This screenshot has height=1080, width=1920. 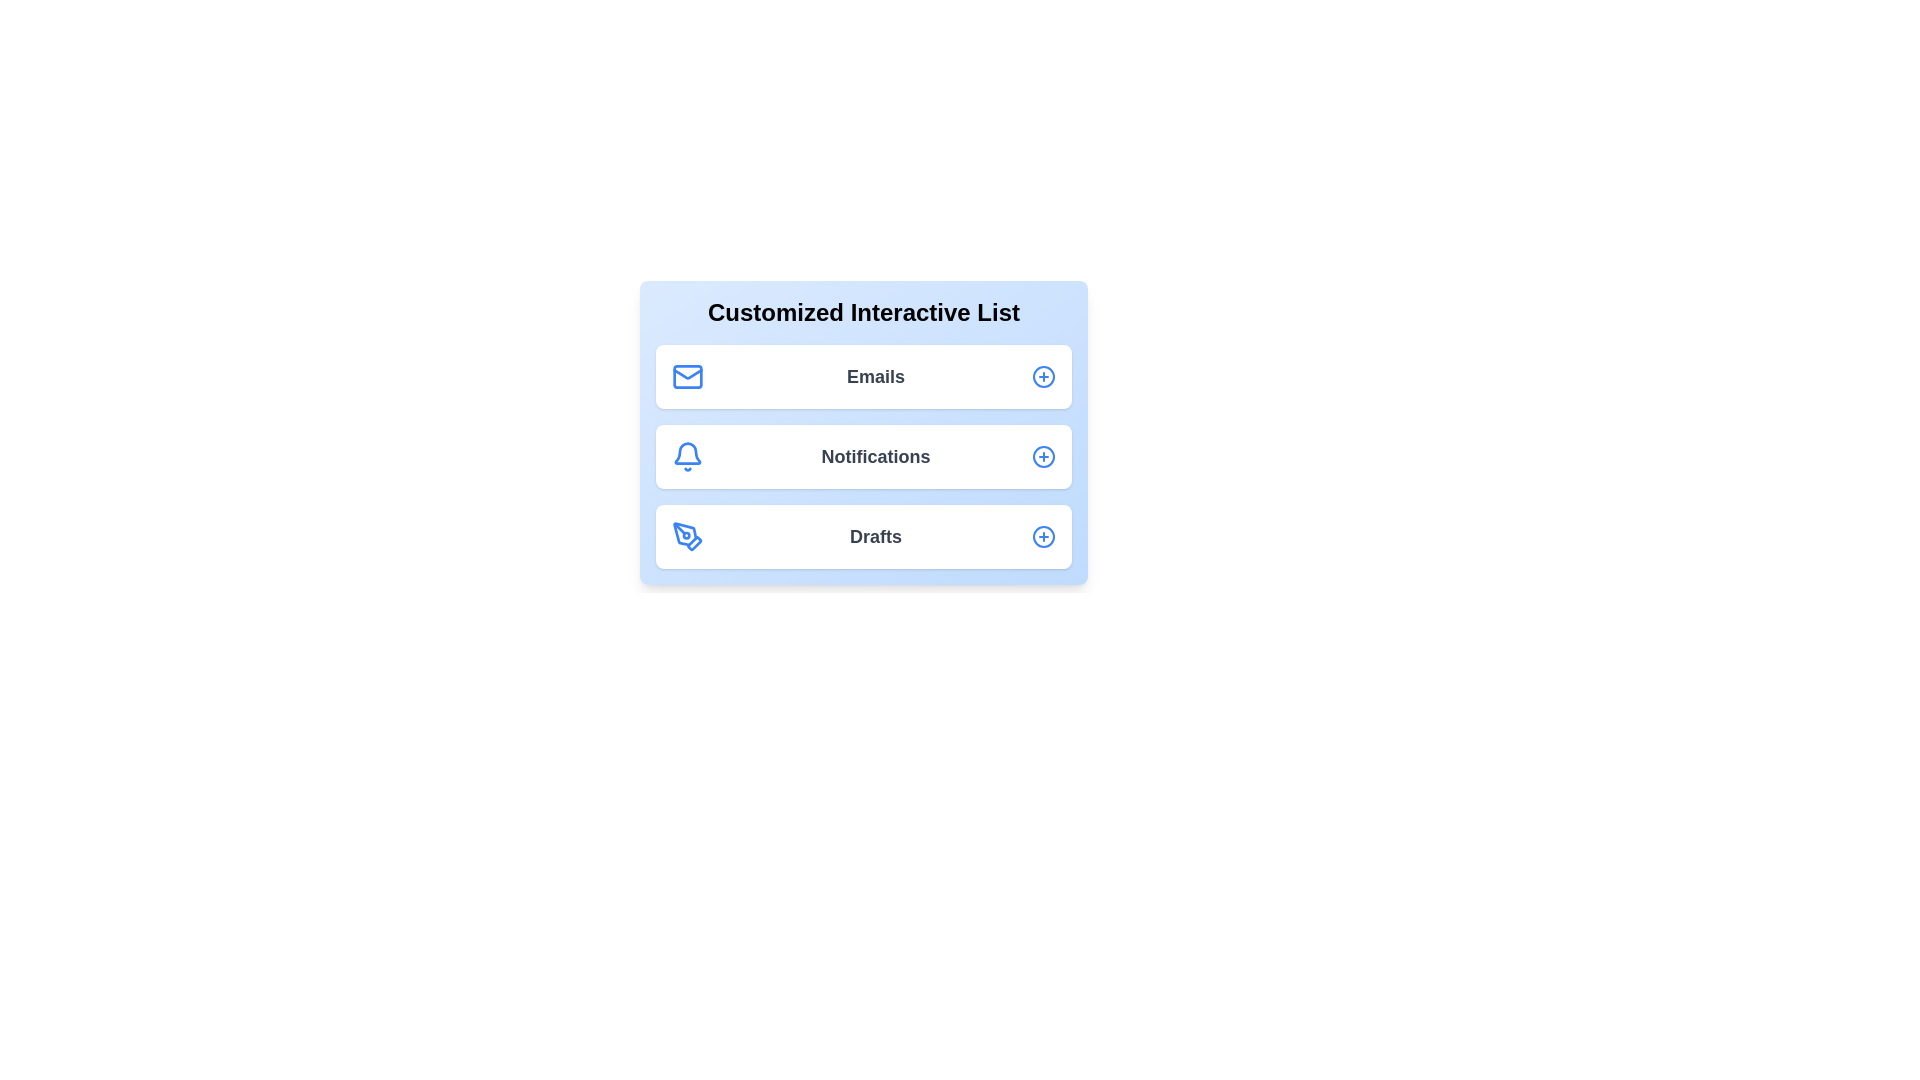 I want to click on the element corresponding to Drafts, so click(x=864, y=535).